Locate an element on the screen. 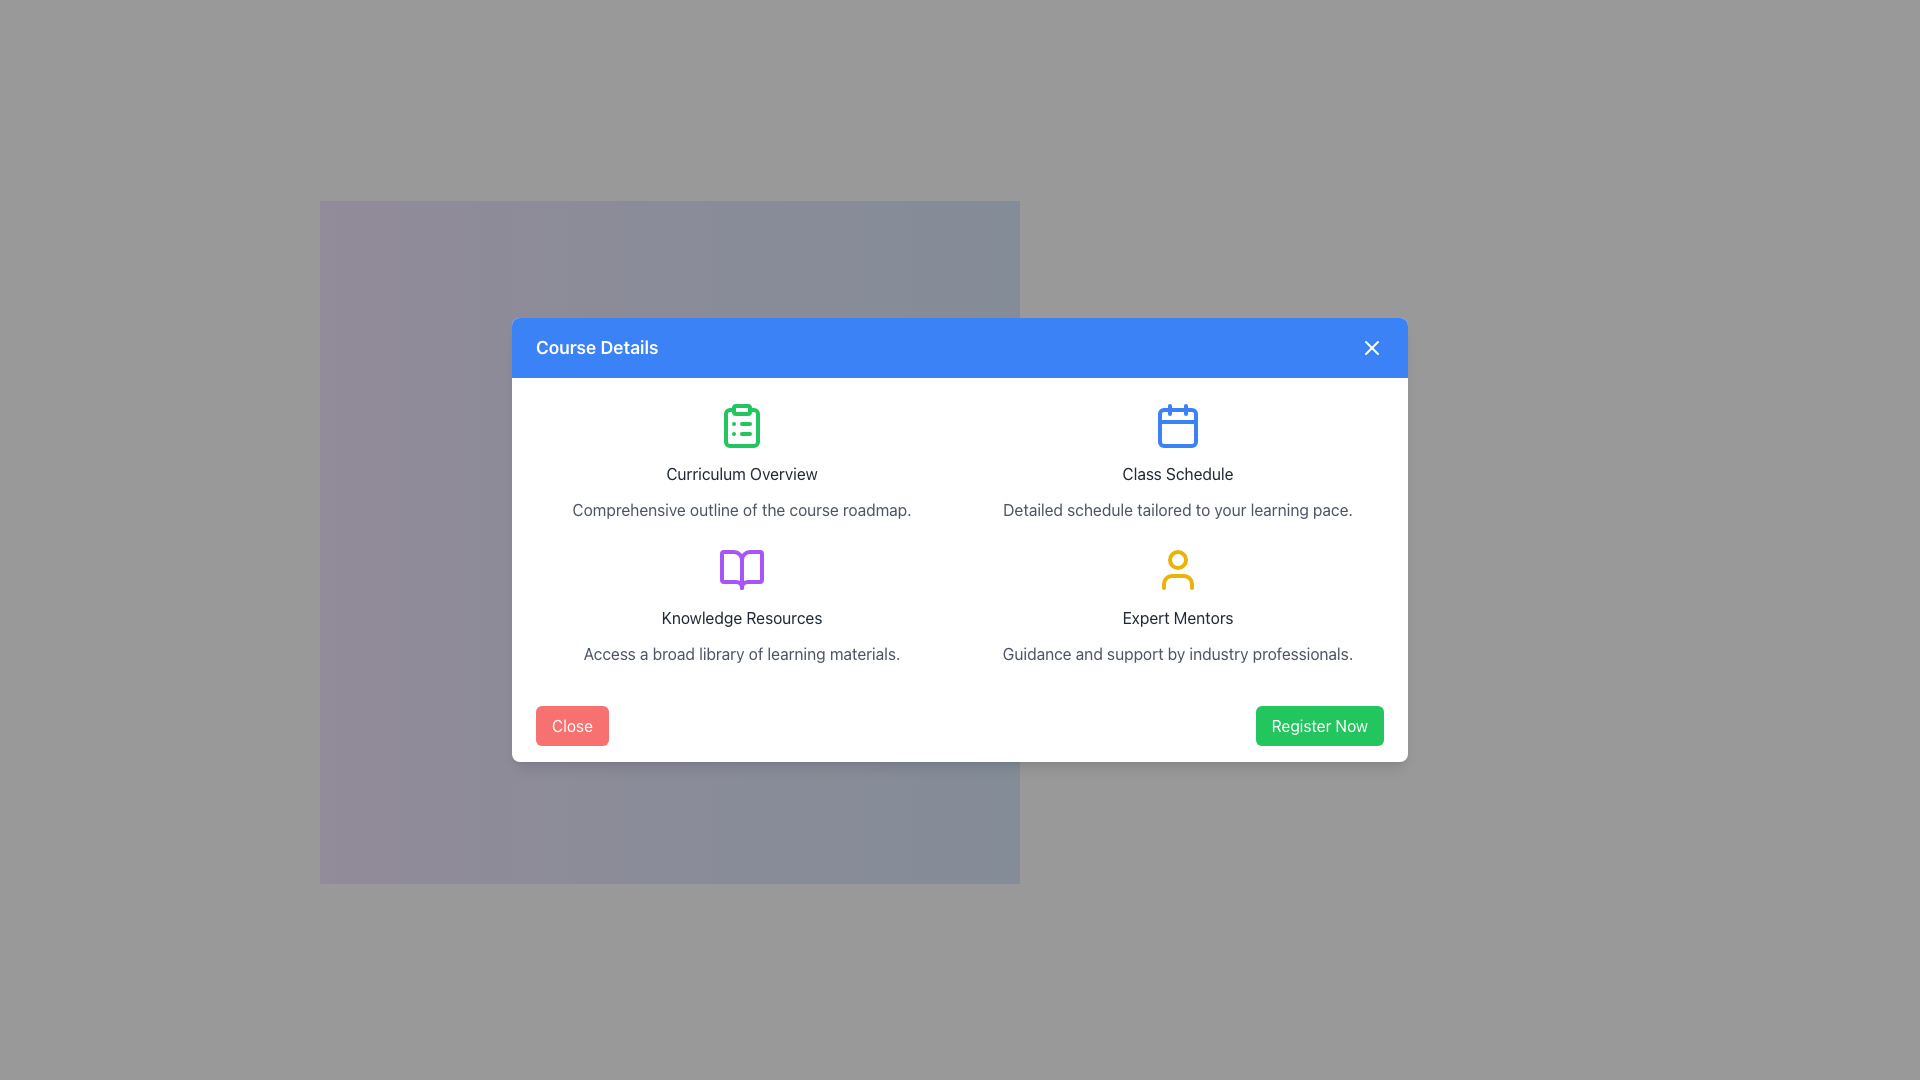  the Decorative Icon representing mentorship or assistance, located in the 'Expert Mentors' section at the bottom-right of the dialog is located at coordinates (1177, 570).